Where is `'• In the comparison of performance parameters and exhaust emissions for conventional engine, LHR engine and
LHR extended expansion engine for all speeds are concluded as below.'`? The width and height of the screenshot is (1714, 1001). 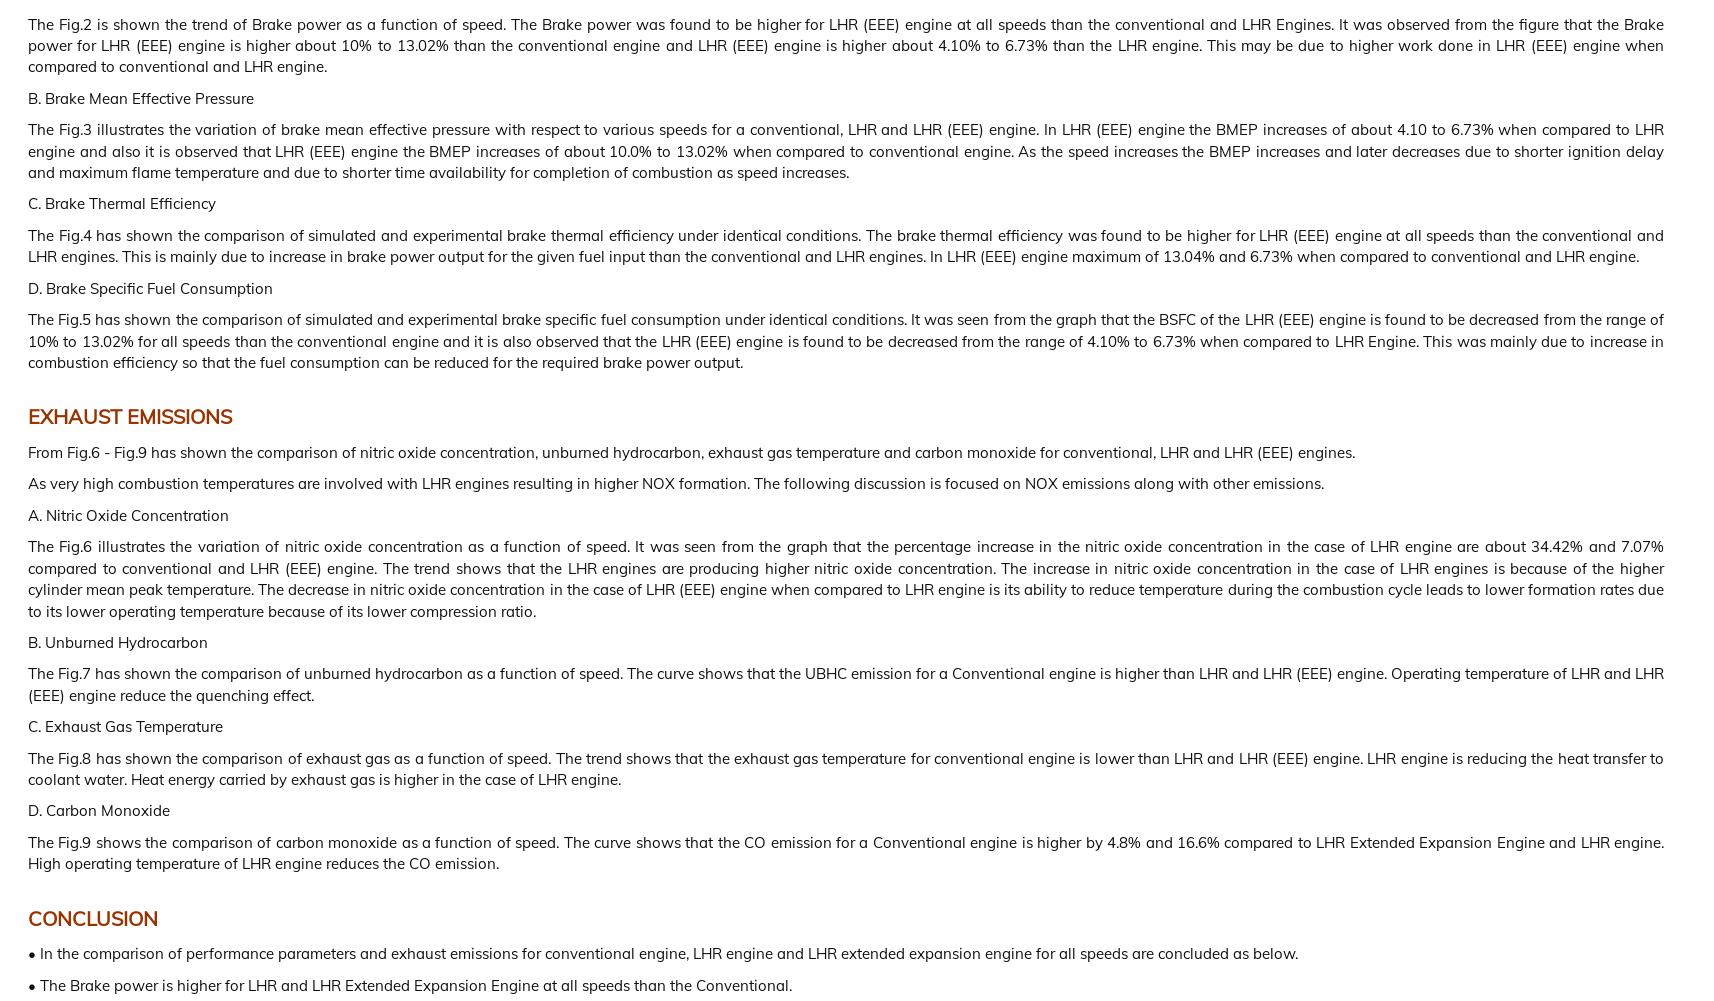 '• In the comparison of performance parameters and exhaust emissions for conventional engine, LHR engine and
LHR extended expansion engine for all speeds are concluded as below.' is located at coordinates (661, 952).